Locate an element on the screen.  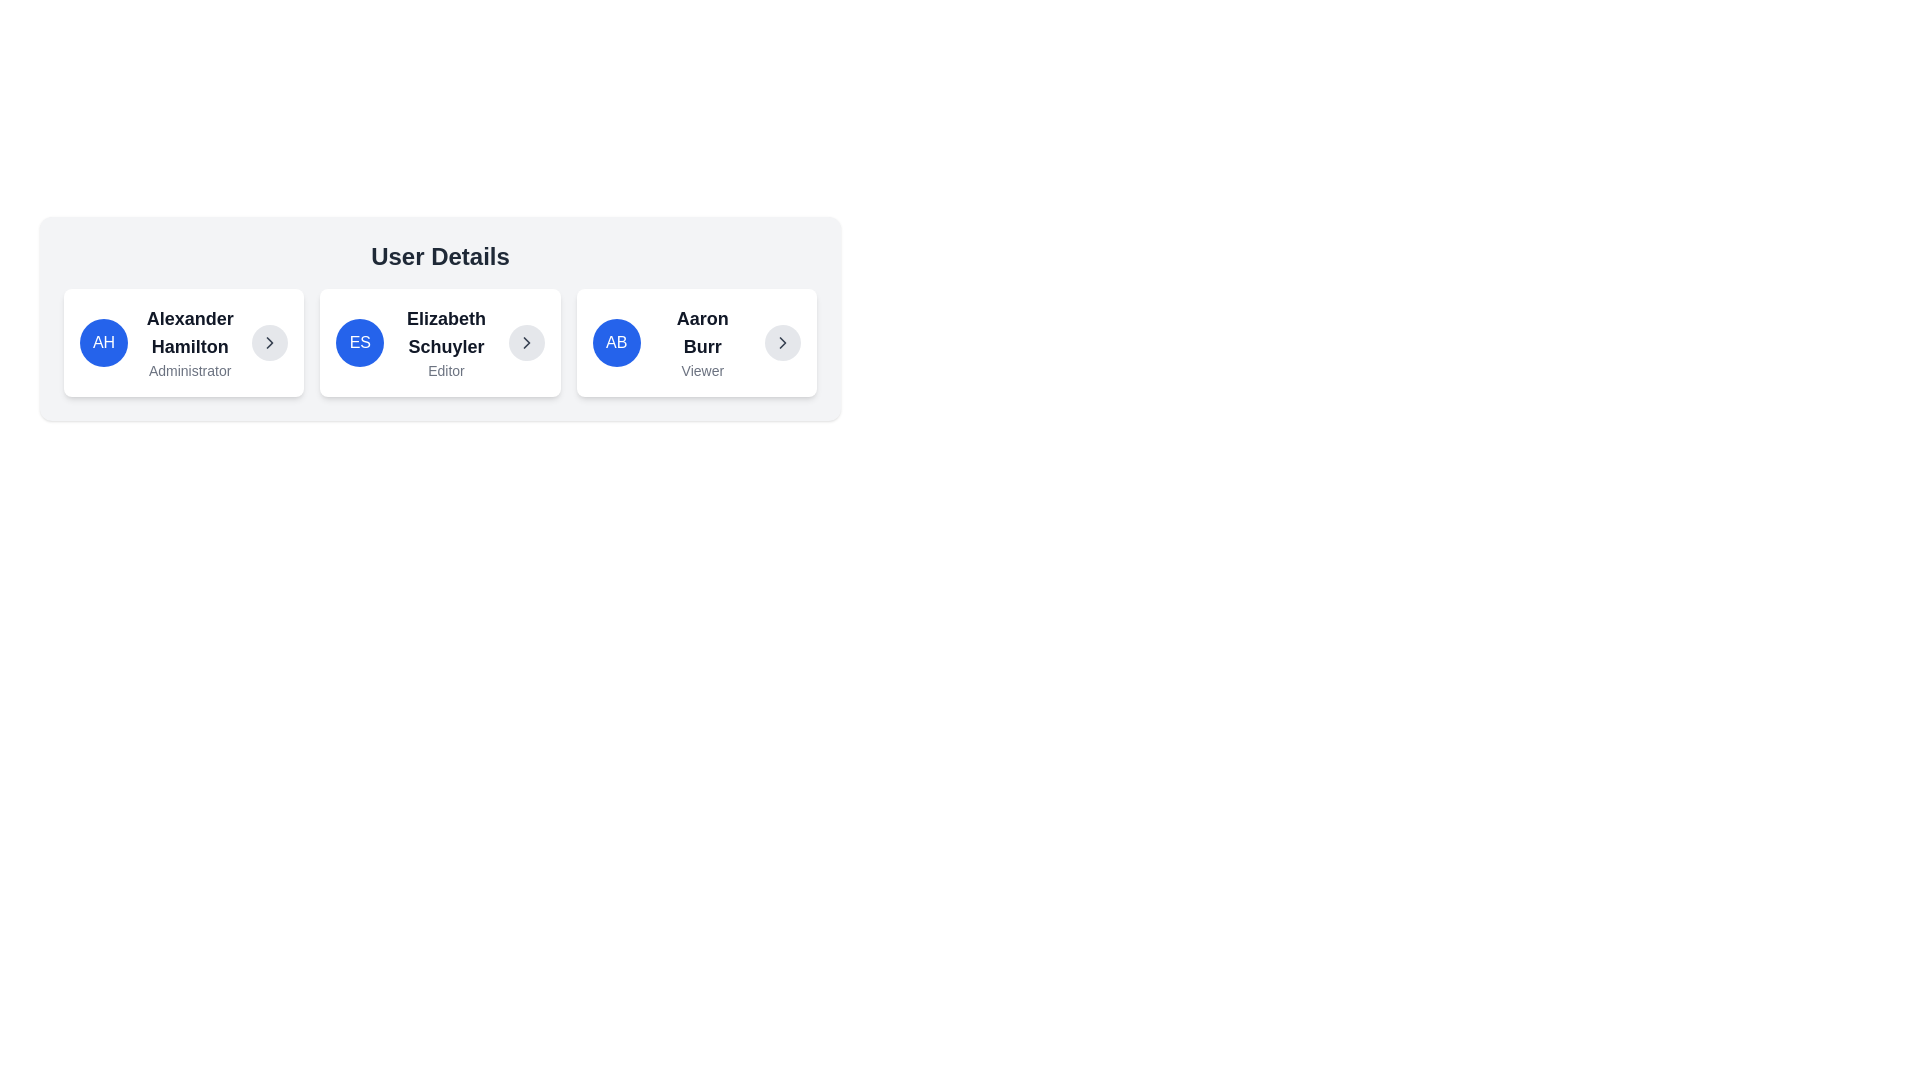
the Text Display that shows the name and role of the user, located to the right of the avatar labeled 'AH' and to the left of a chevron pointing right is located at coordinates (190, 342).